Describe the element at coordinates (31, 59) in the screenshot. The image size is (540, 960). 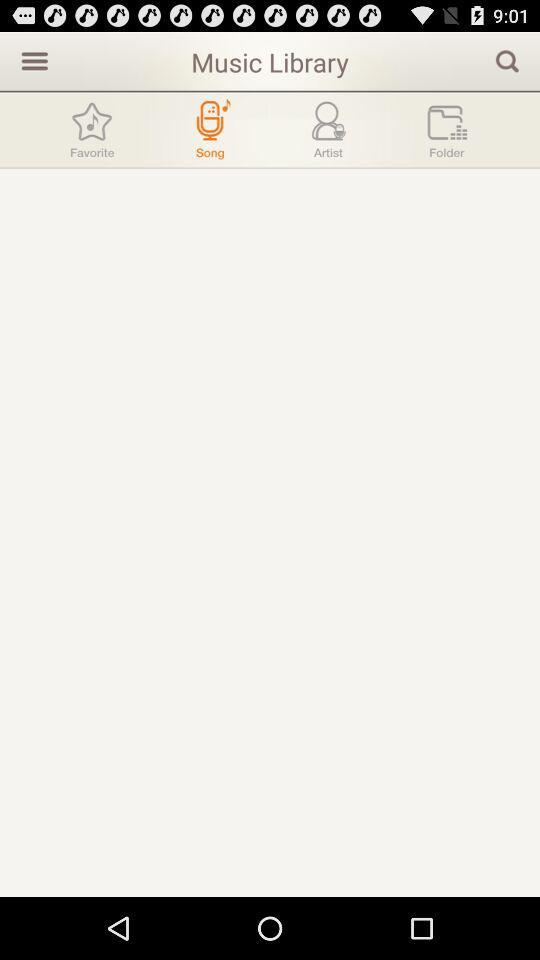
I see `open menu` at that location.